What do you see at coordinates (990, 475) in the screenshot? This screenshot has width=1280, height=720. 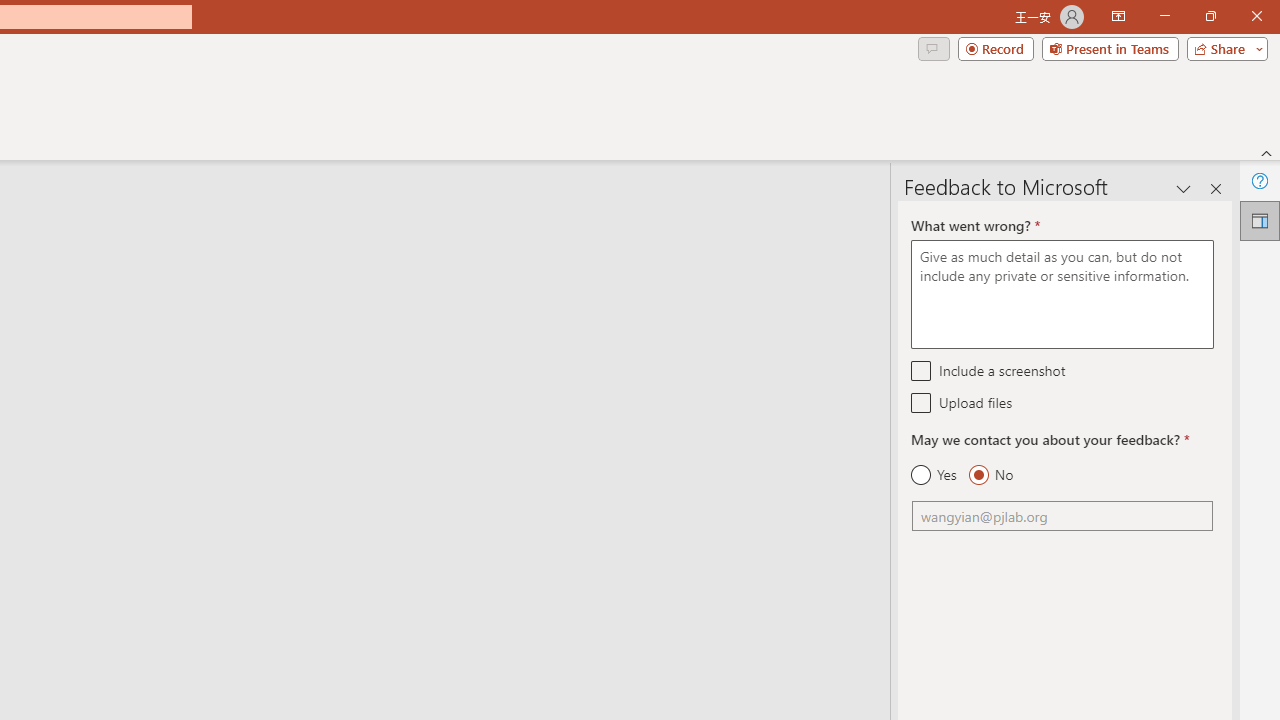 I see `'No'` at bounding box center [990, 475].